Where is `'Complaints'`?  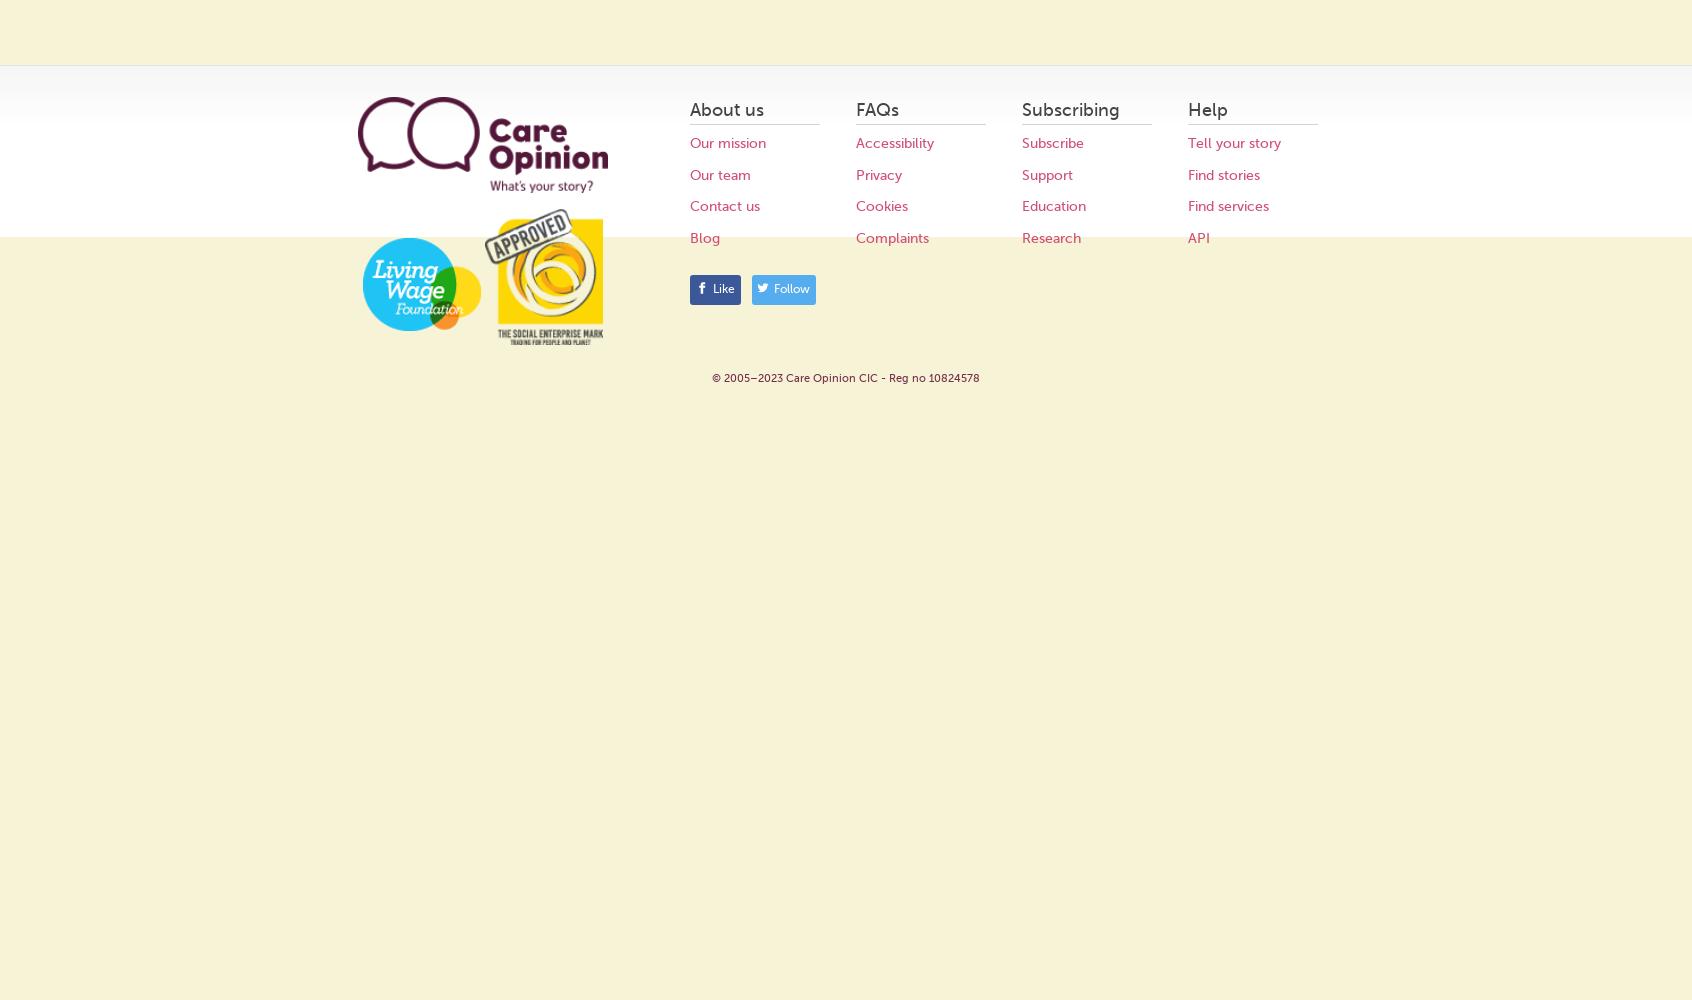
'Complaints' is located at coordinates (891, 236).